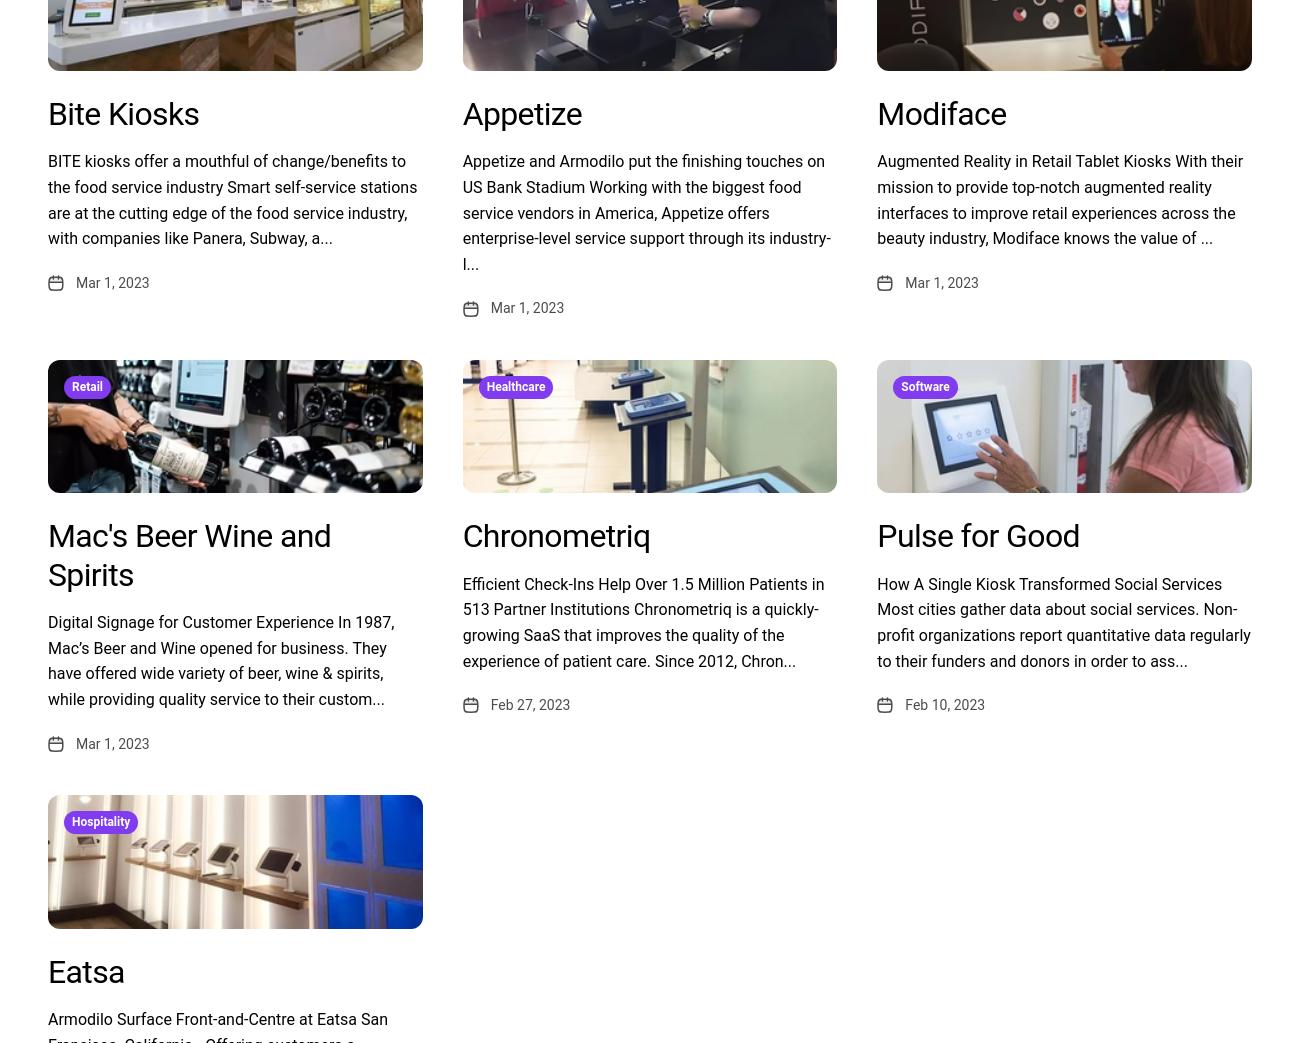 The width and height of the screenshot is (1300, 1043). I want to click on 'Feb 27, 2023', so click(530, 704).